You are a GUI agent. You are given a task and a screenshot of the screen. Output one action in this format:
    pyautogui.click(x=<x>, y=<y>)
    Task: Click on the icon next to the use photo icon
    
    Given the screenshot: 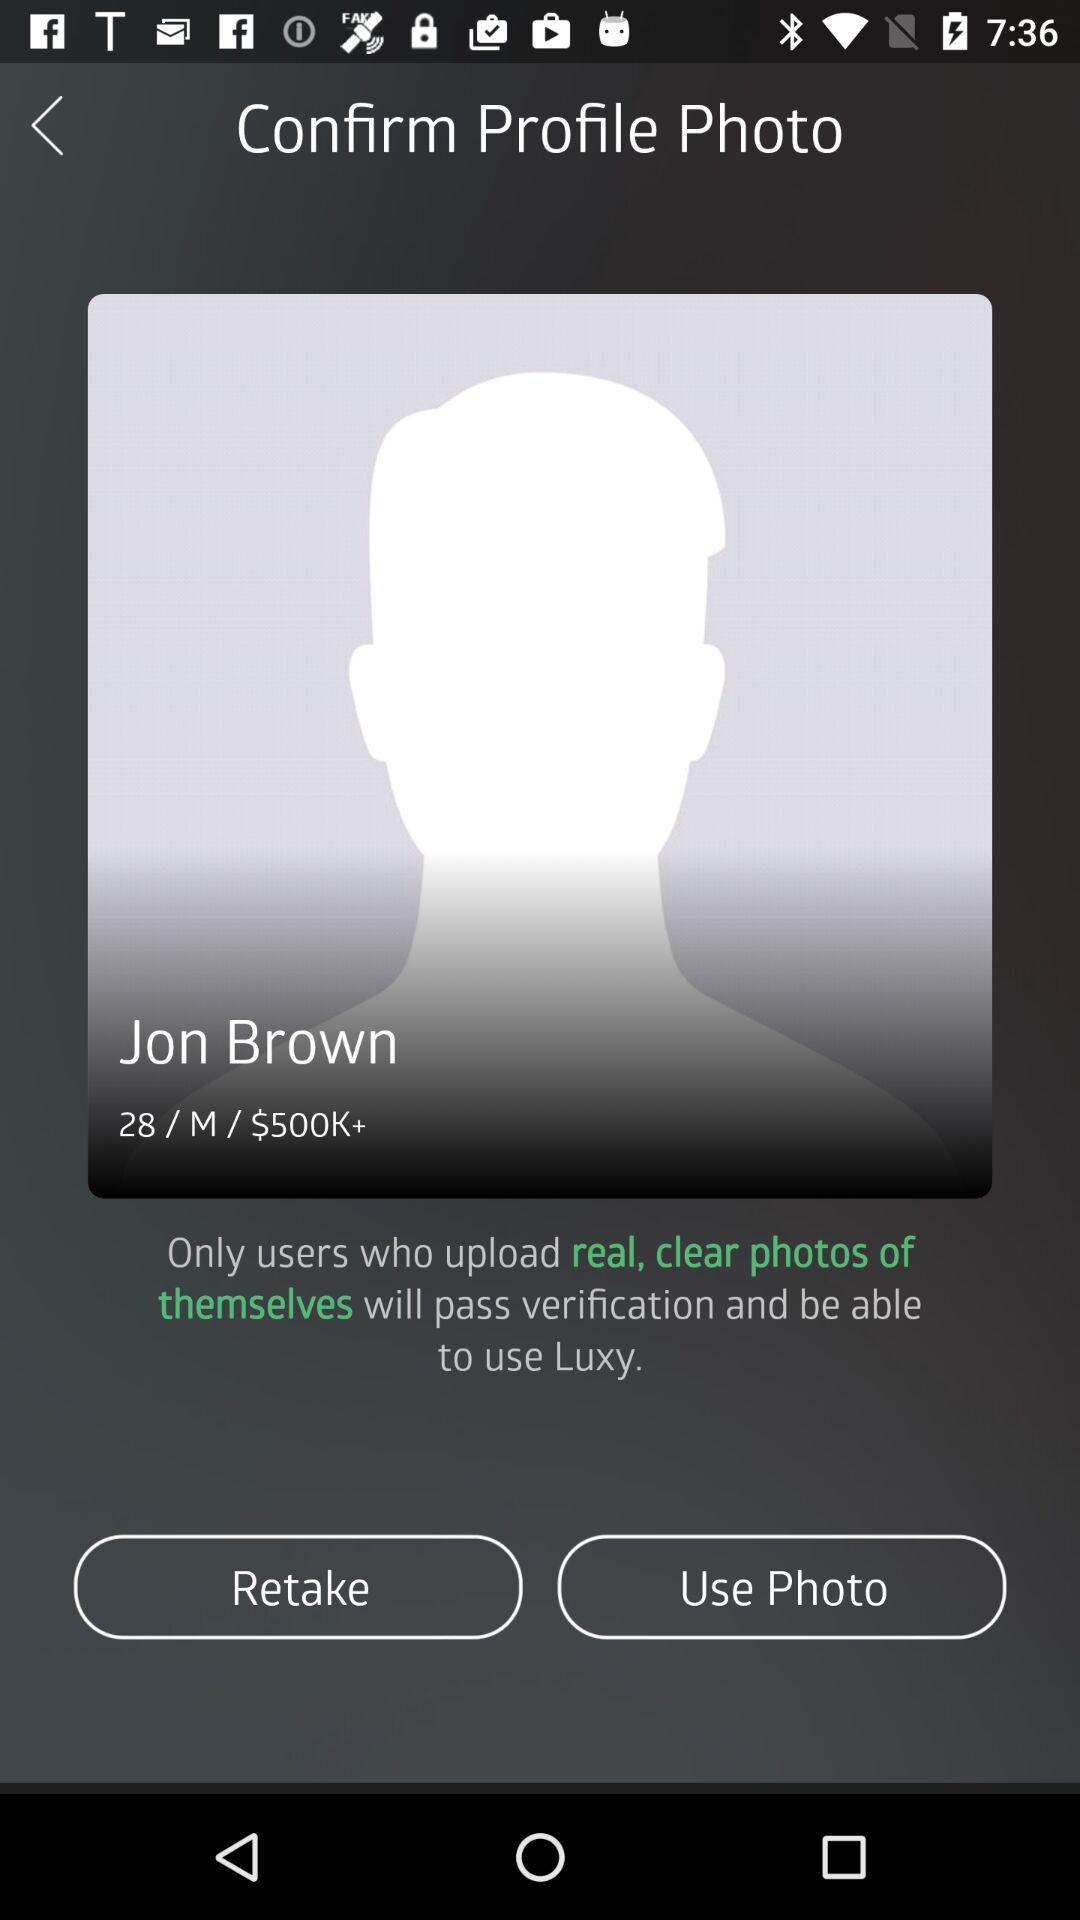 What is the action you would take?
    pyautogui.click(x=298, y=1586)
    